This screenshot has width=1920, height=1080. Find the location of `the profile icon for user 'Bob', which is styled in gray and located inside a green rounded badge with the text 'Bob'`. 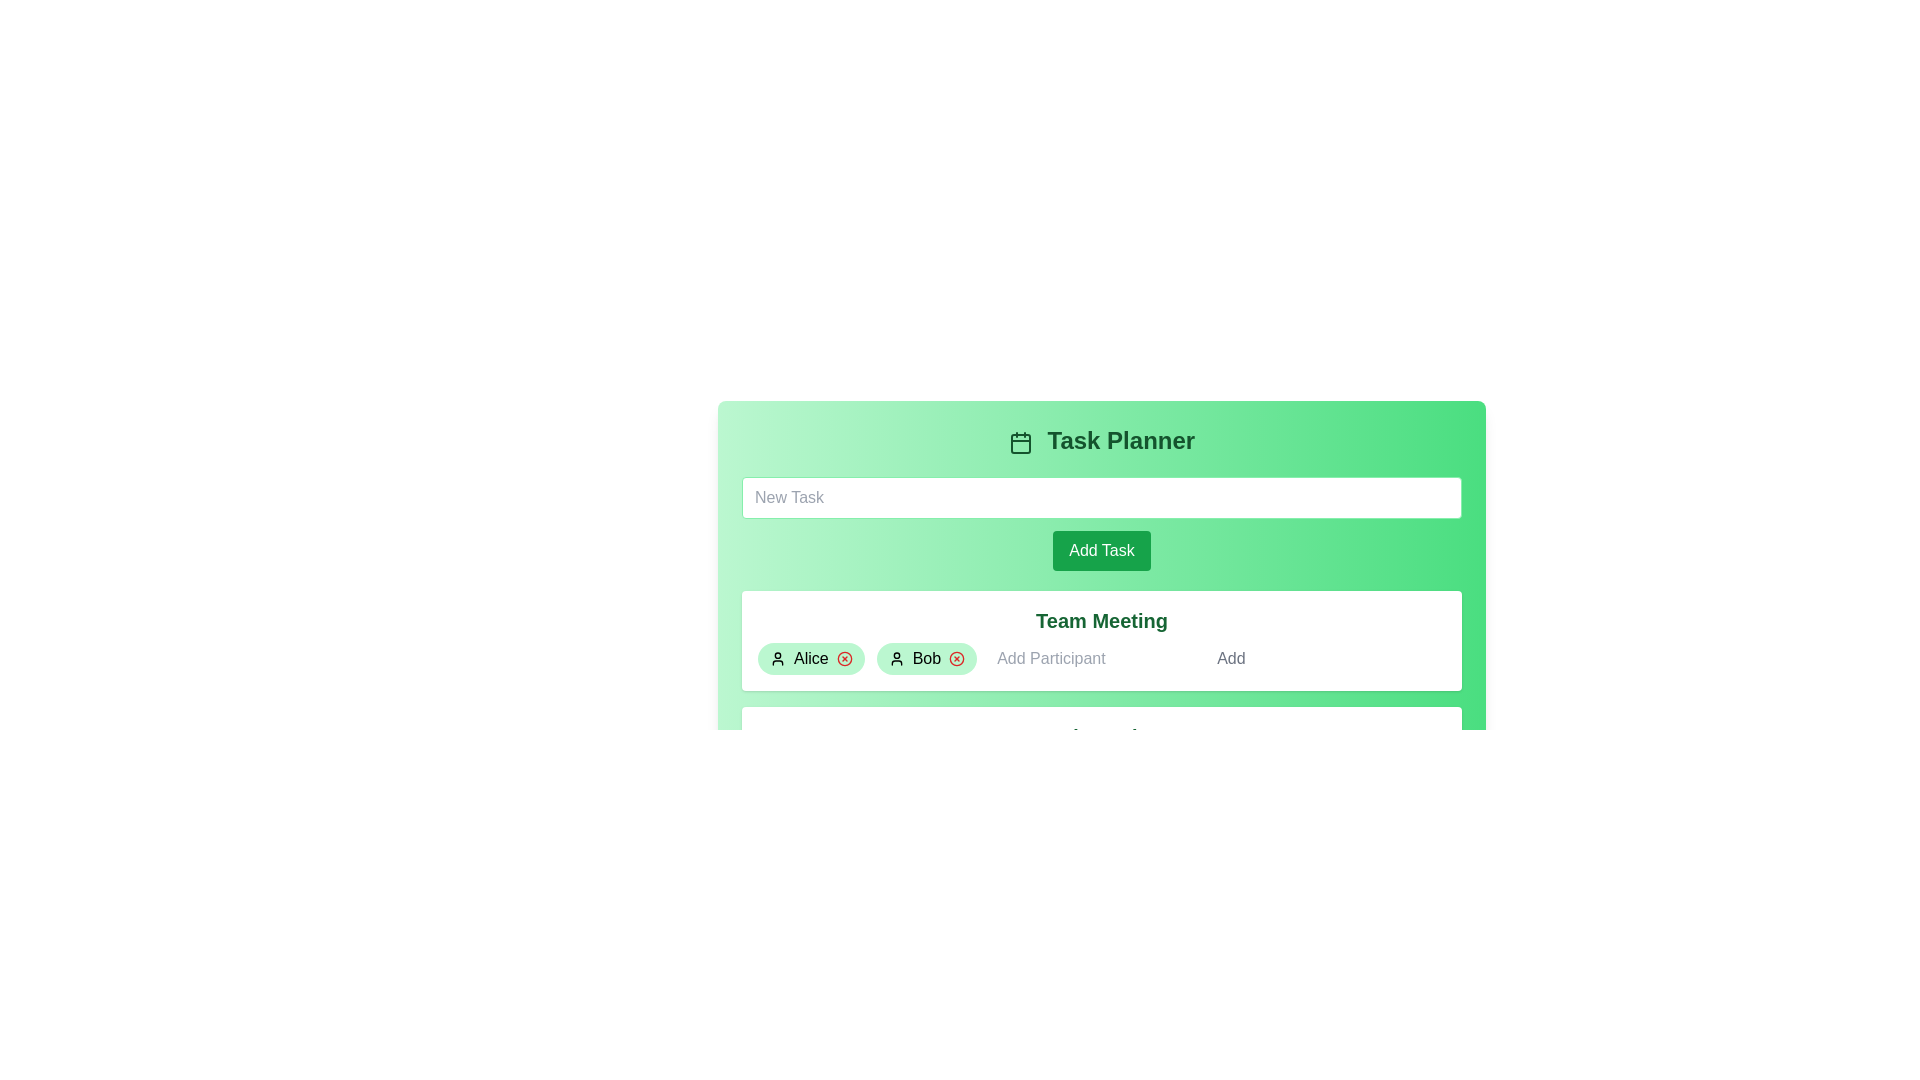

the profile icon for user 'Bob', which is styled in gray and located inside a green rounded badge with the text 'Bob' is located at coordinates (895, 659).